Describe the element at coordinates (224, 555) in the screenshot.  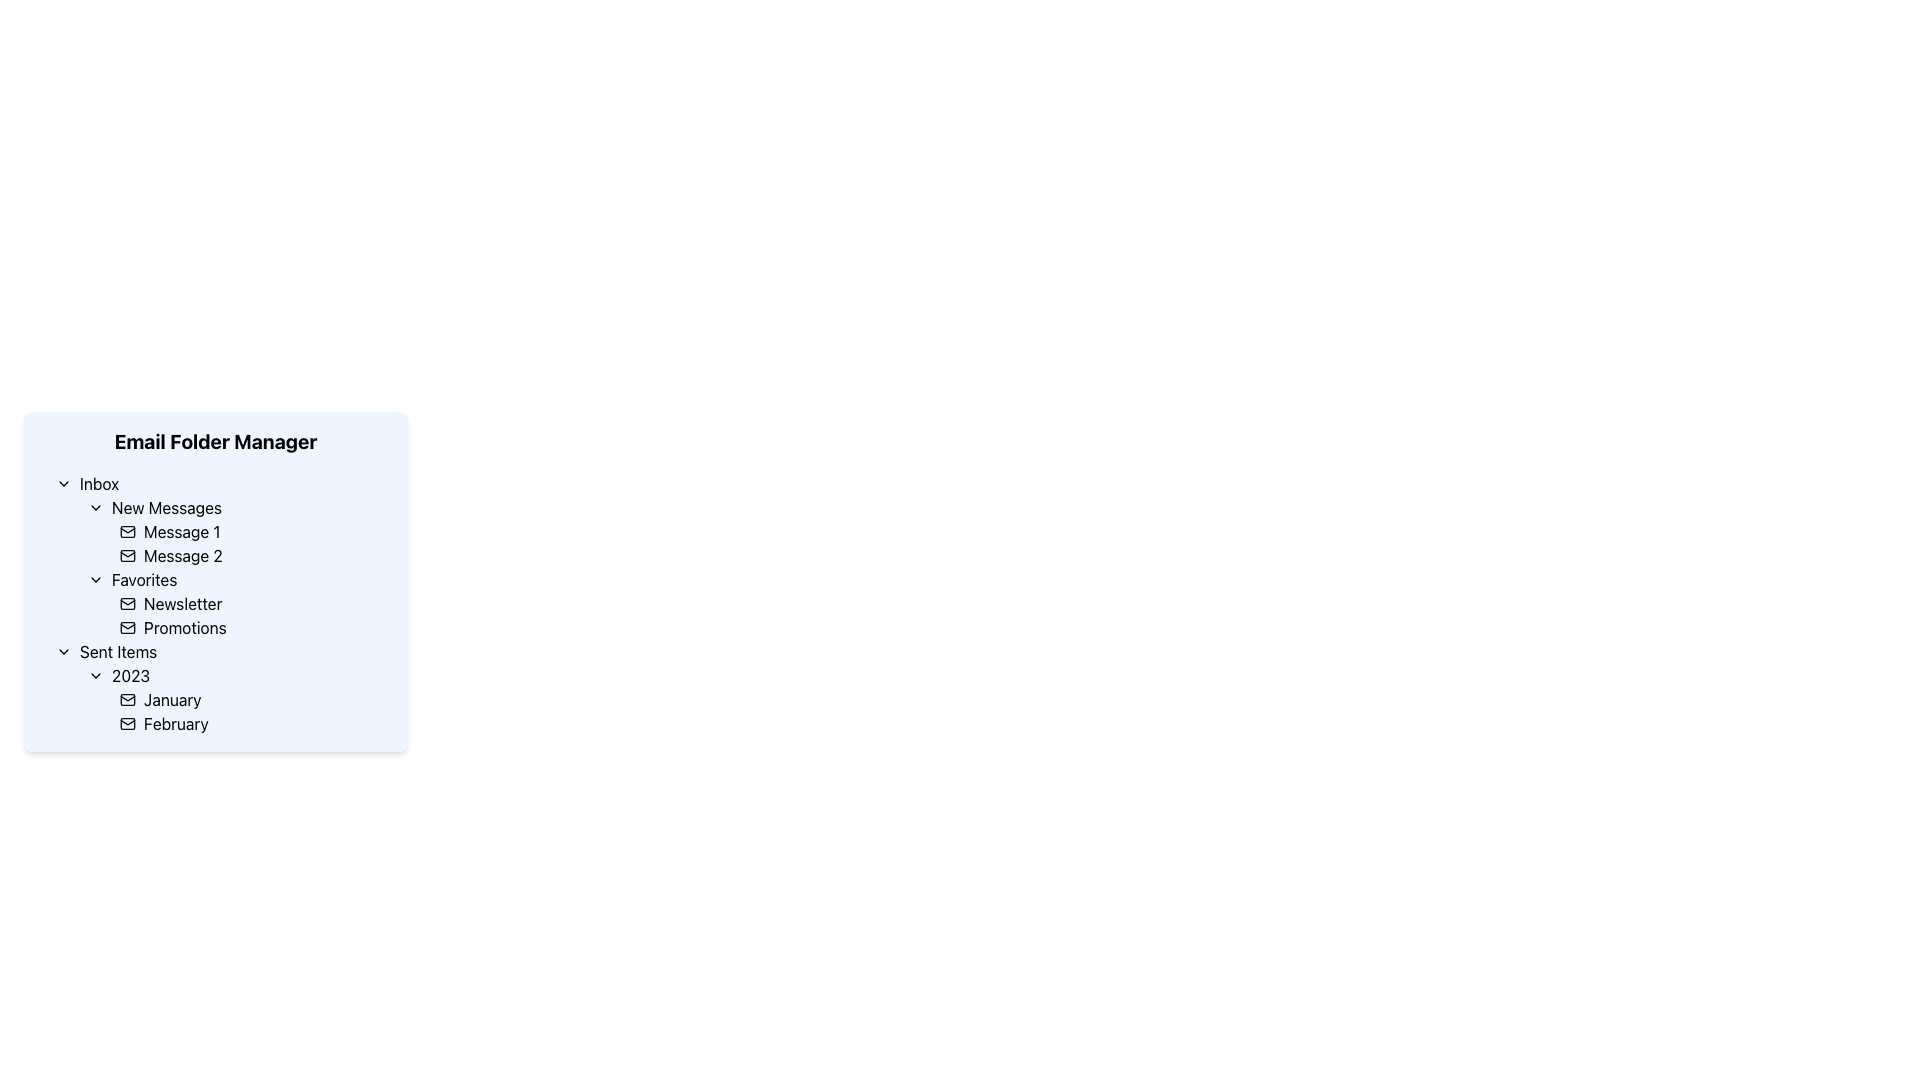
I see `the List Item representing 'Message 2' in the 'New Messages' category of the 'Inbox'` at that location.